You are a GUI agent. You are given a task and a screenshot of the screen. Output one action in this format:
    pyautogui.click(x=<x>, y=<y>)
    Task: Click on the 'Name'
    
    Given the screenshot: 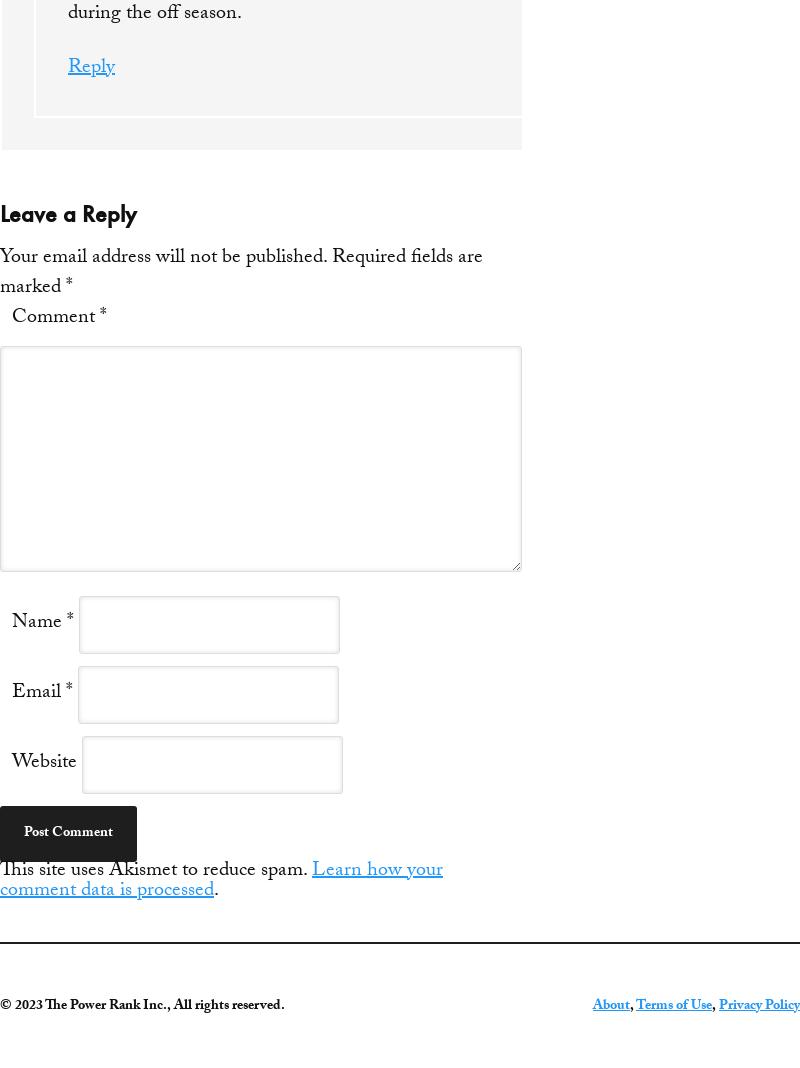 What is the action you would take?
    pyautogui.click(x=12, y=623)
    